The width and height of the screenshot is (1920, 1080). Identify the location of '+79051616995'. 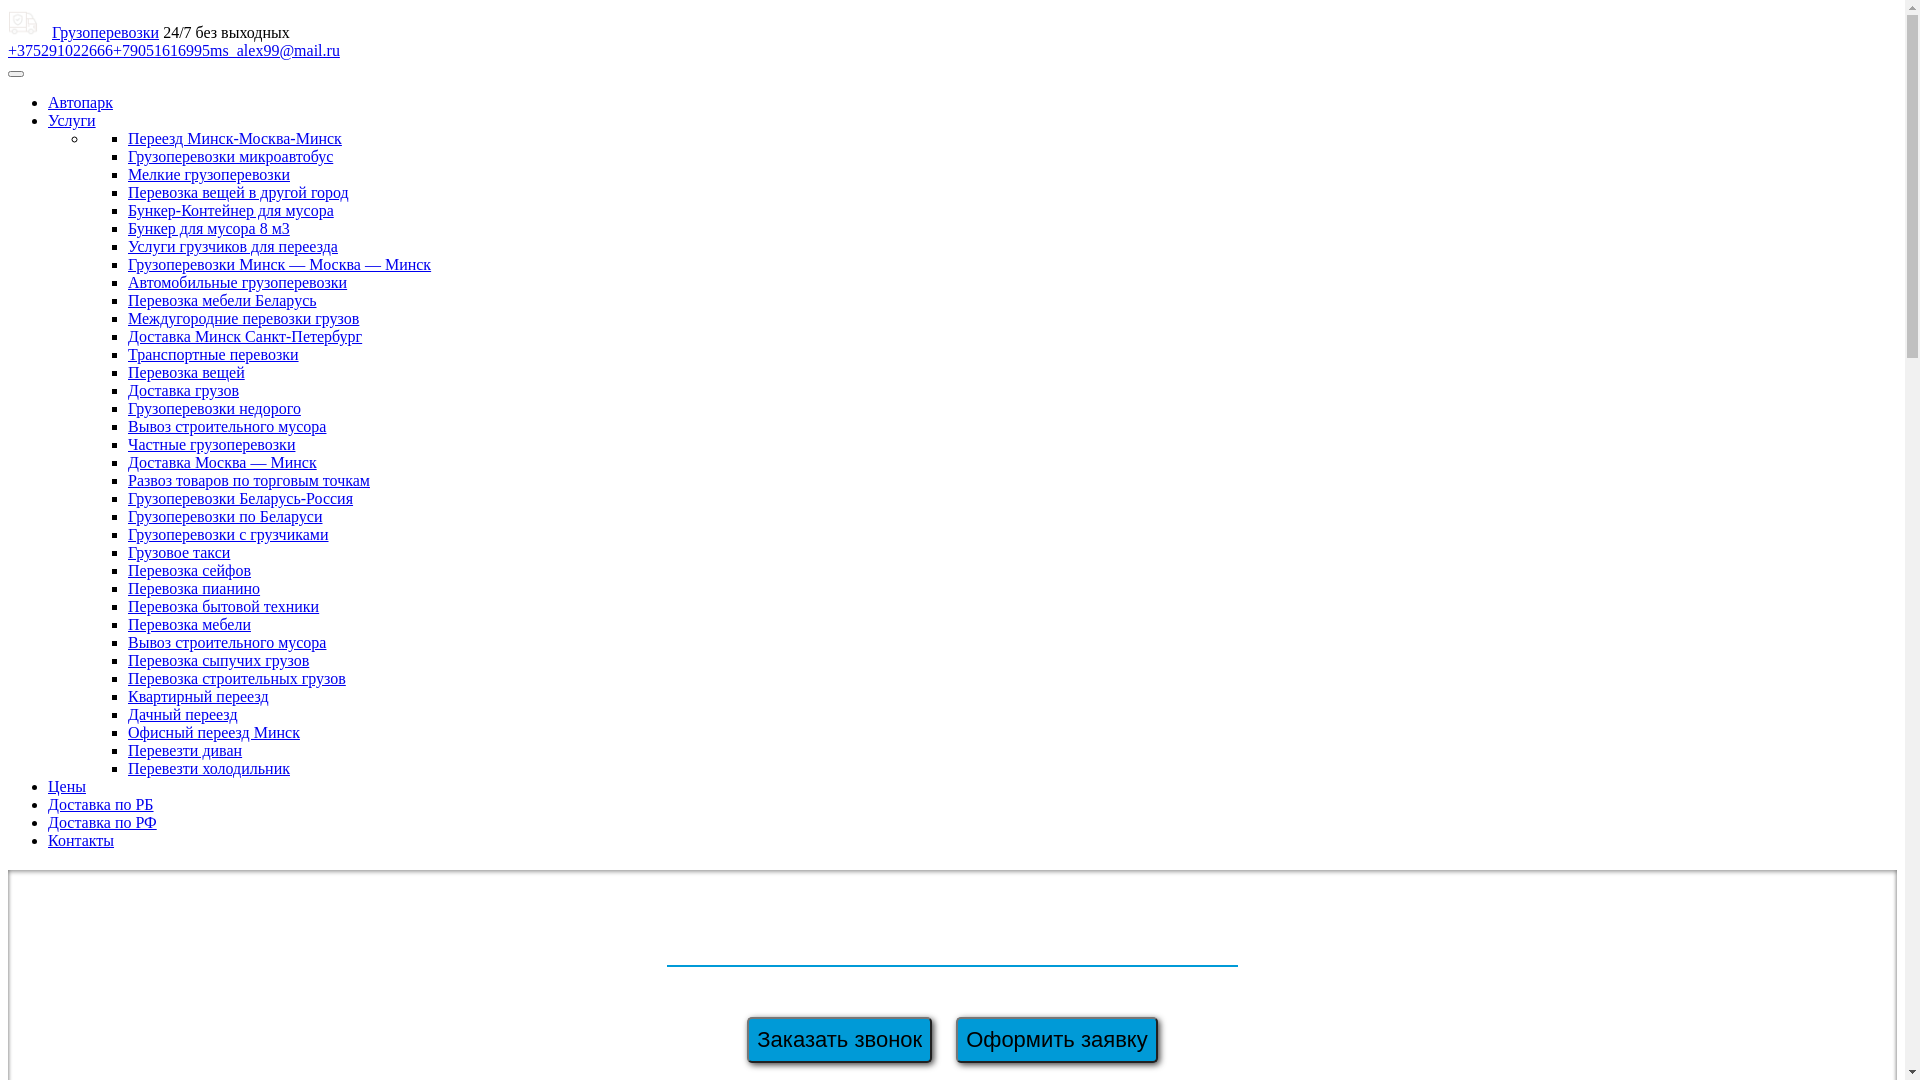
(161, 49).